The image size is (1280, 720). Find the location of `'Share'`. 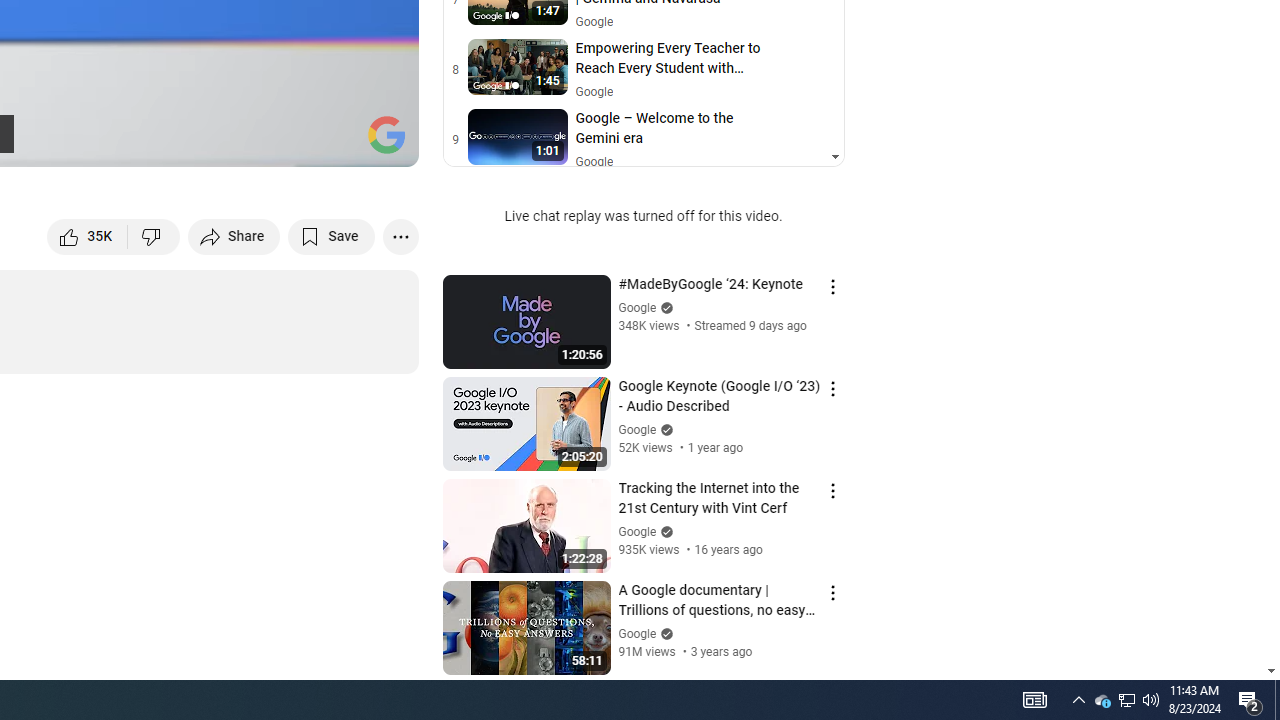

'Share' is located at coordinates (234, 235).